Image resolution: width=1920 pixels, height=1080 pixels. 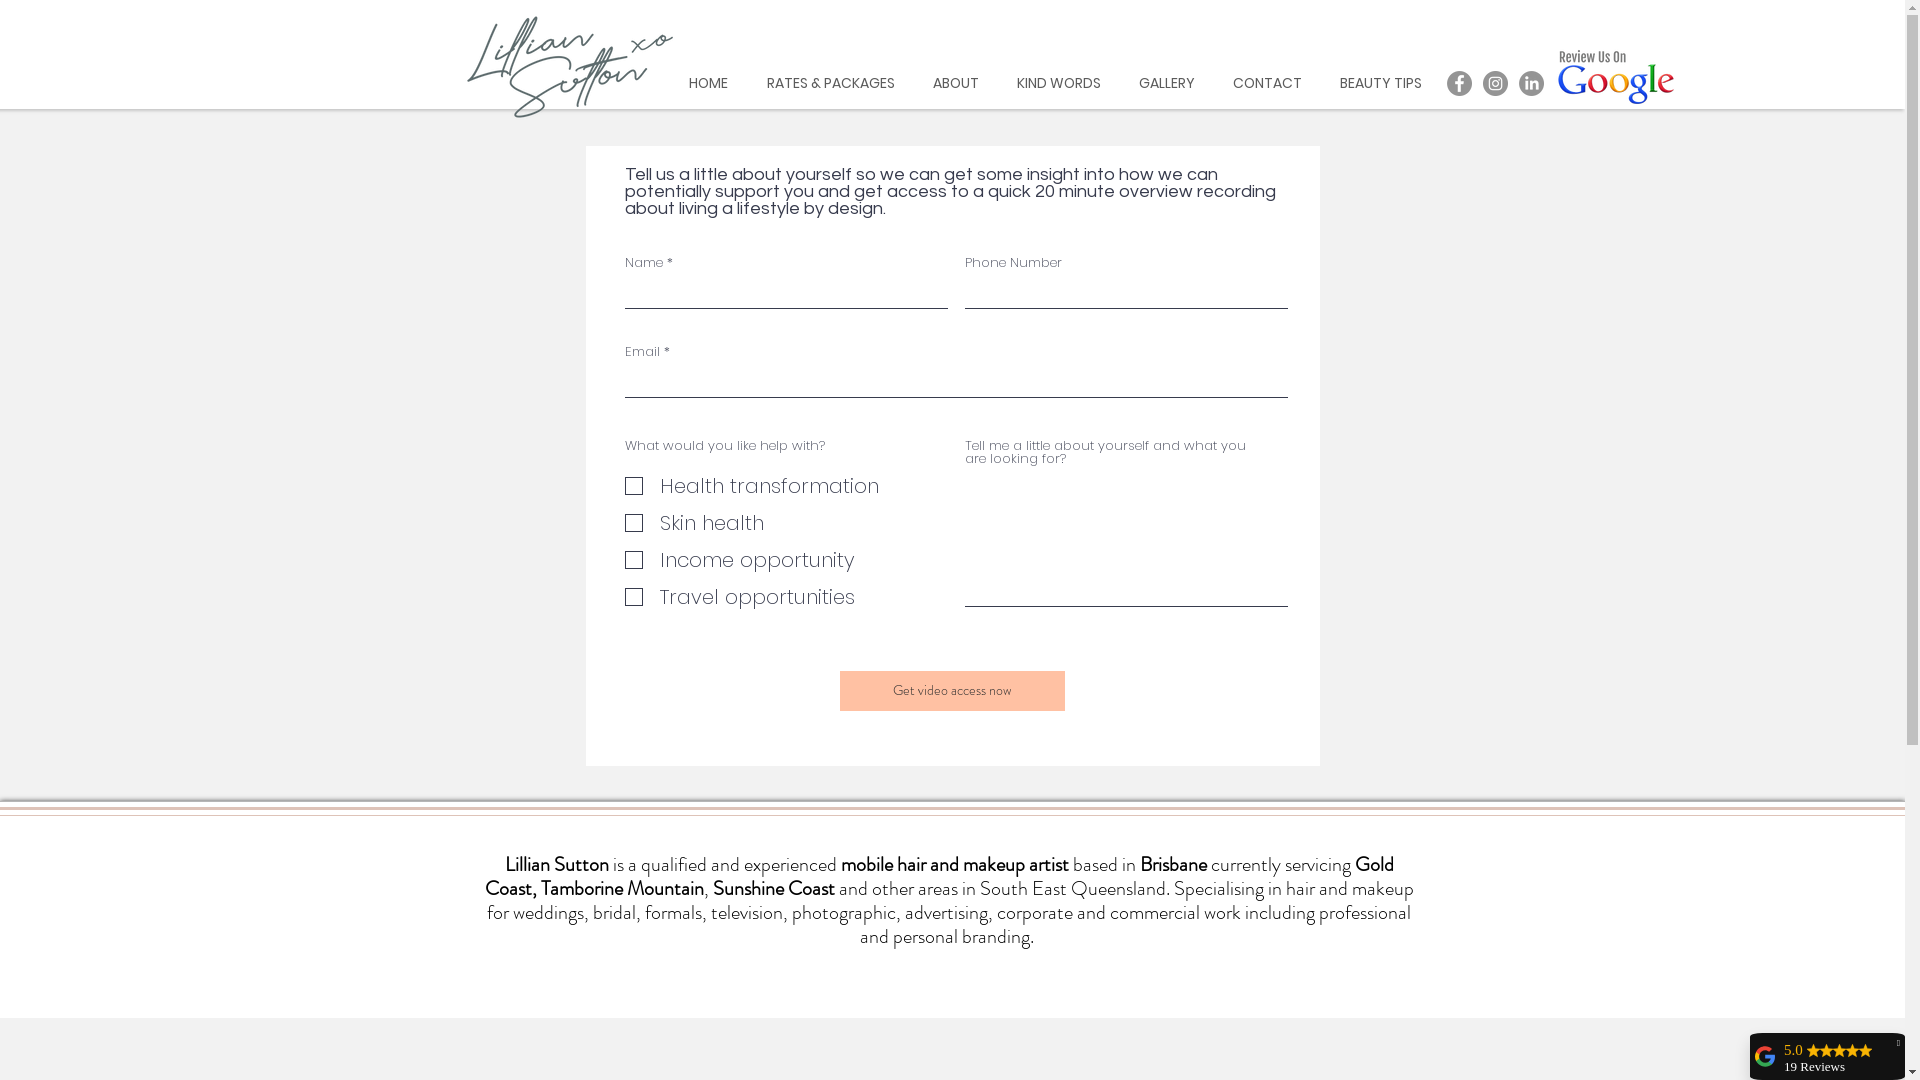 I want to click on 'CONTACT', so click(x=1266, y=82).